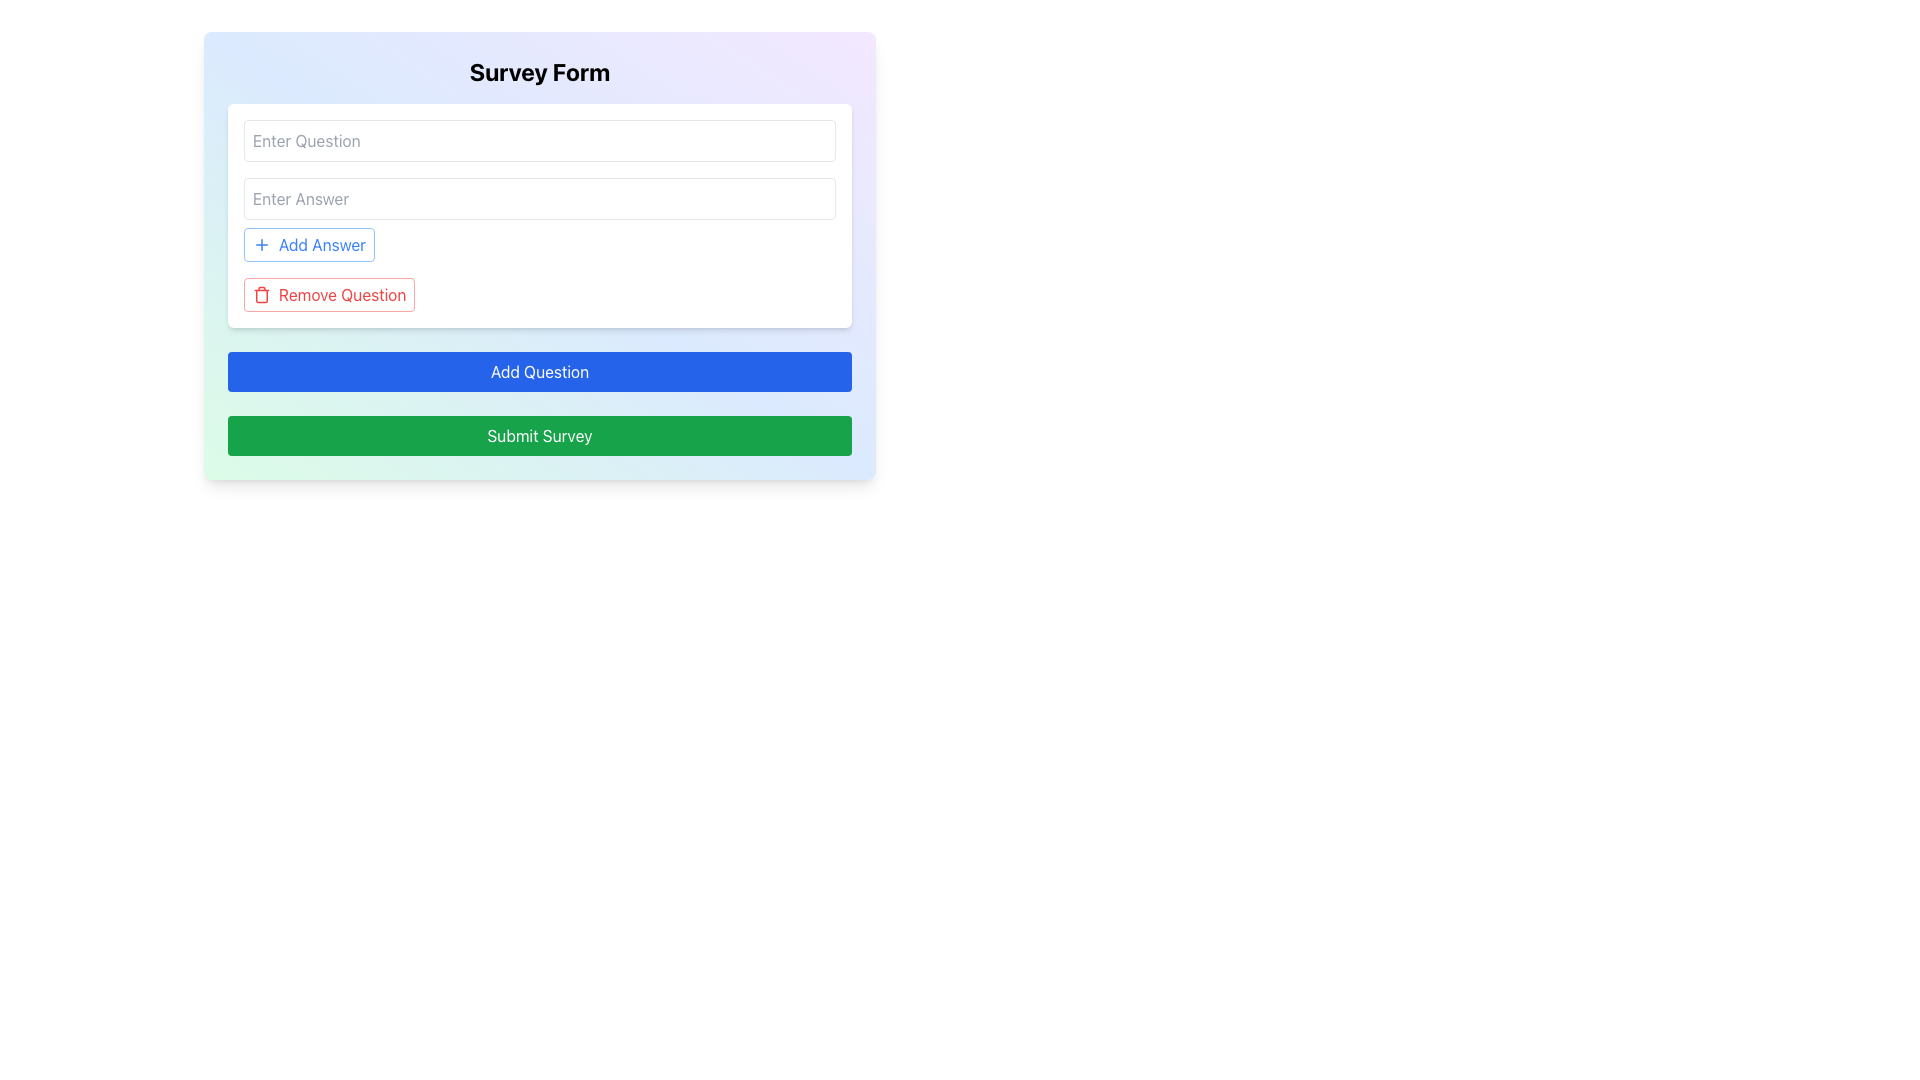 The width and height of the screenshot is (1920, 1080). I want to click on the small trash can icon with red strokes located to the left of the 'Remove Question' text, so click(261, 294).